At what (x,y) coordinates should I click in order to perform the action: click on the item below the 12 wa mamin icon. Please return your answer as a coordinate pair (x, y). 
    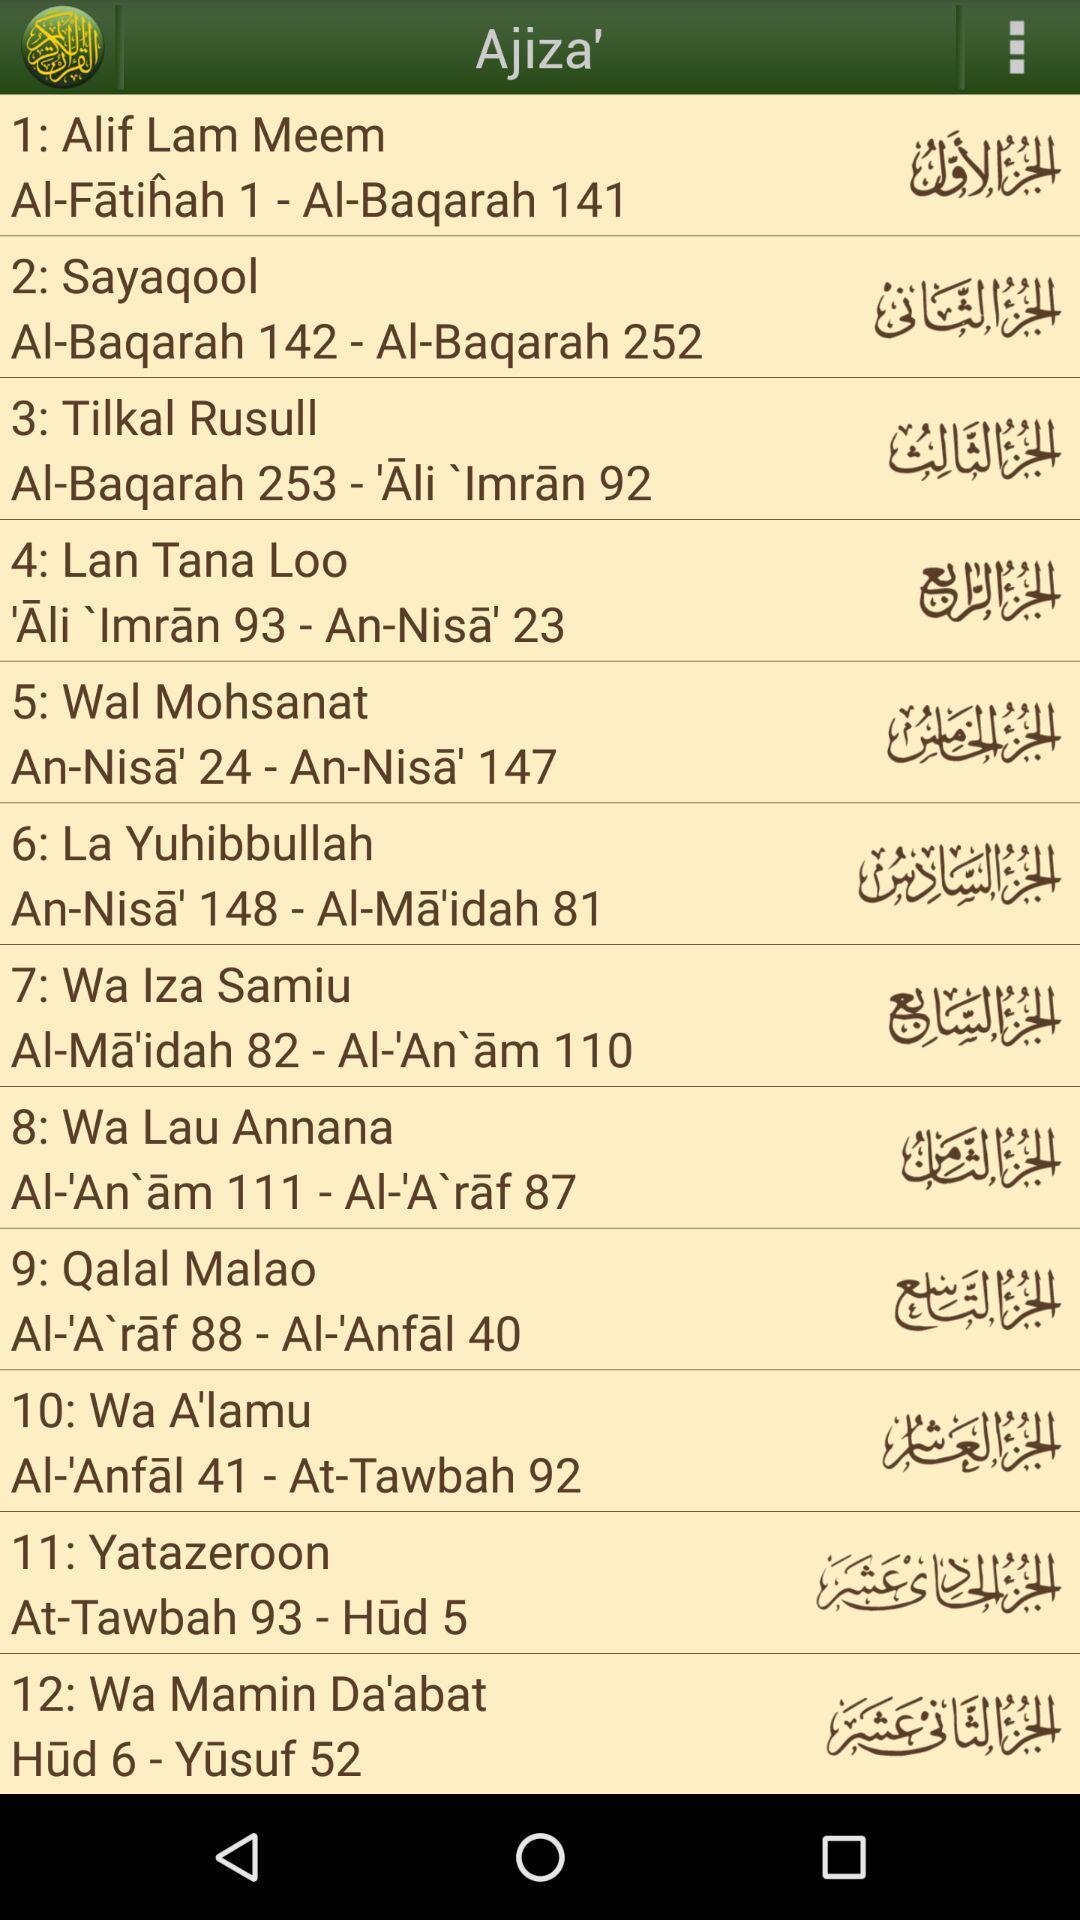
    Looking at the image, I should click on (378, 1755).